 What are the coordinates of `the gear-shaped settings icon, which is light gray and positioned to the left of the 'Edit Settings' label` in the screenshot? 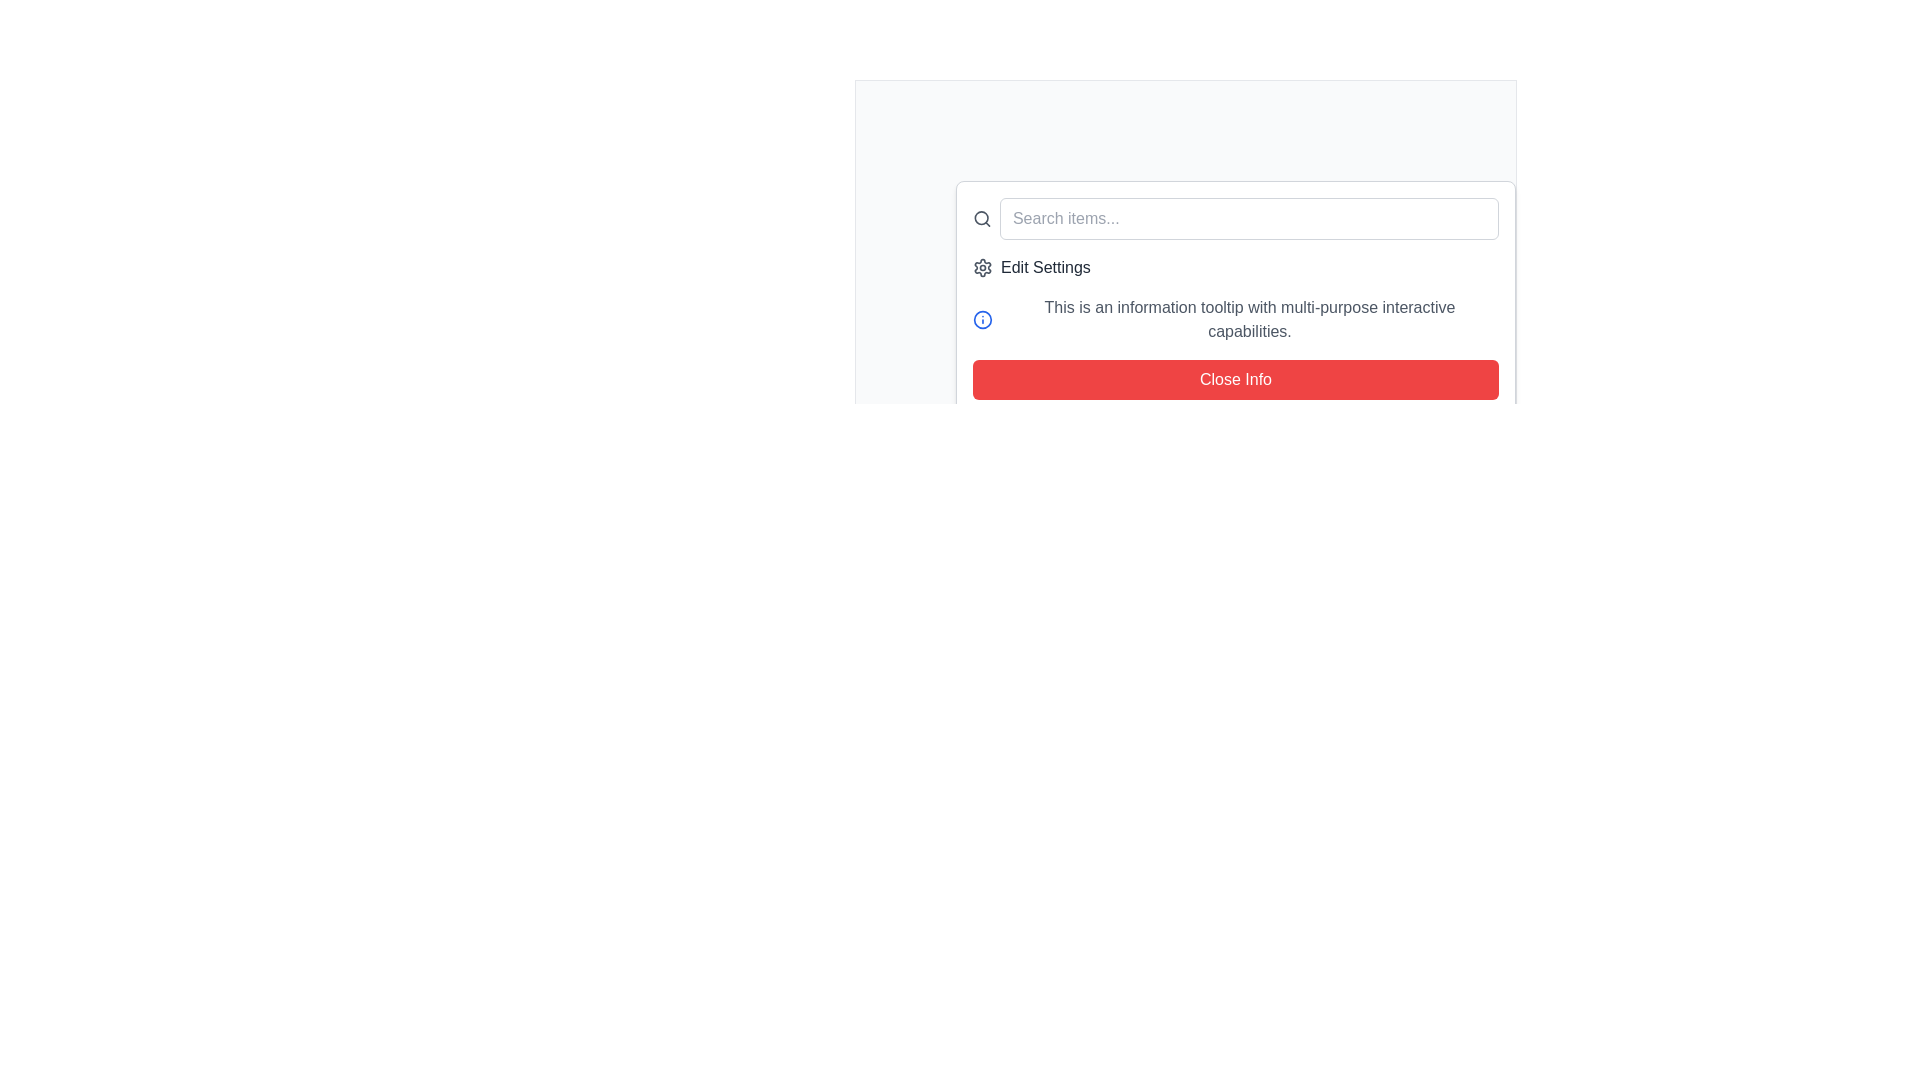 It's located at (983, 266).